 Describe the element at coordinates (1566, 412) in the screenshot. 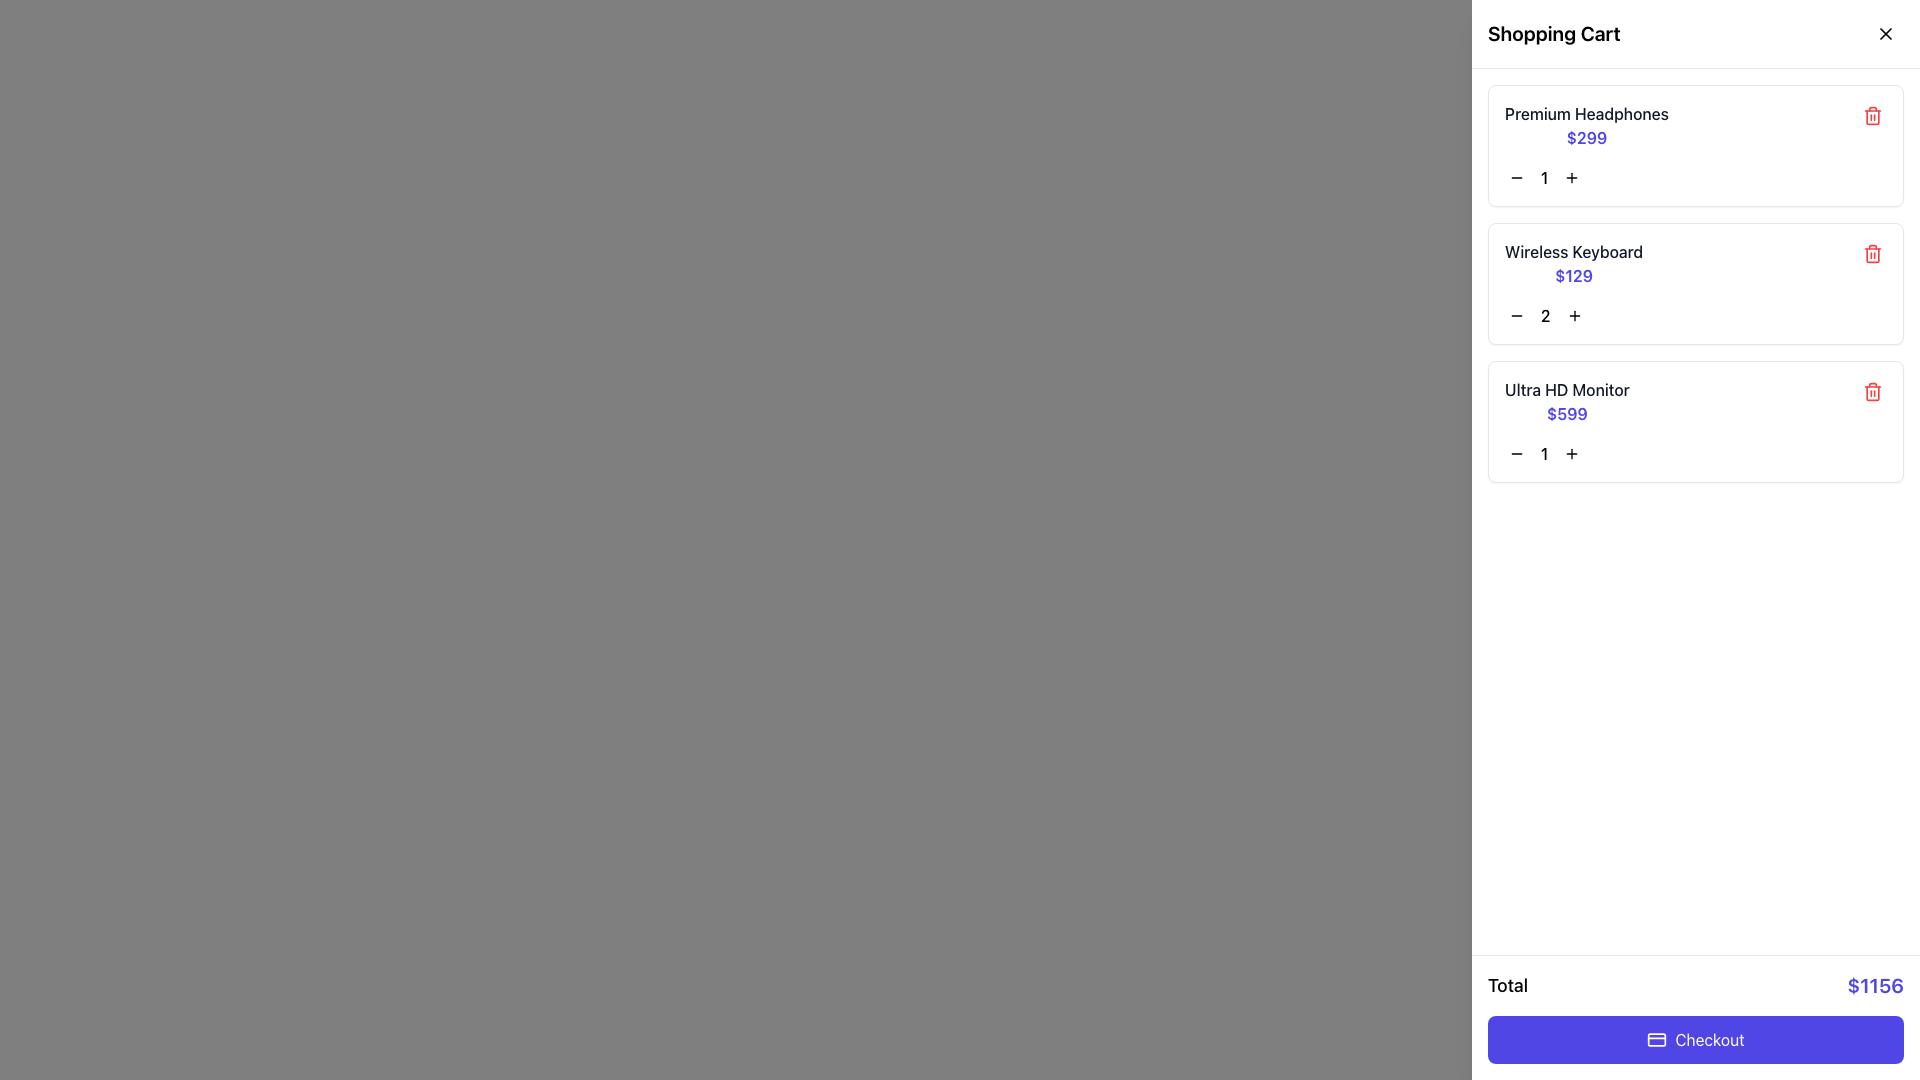

I see `the price label for the 'Ultra HD Monitor' displayed in the shopping cart, which is located beneath the 'Ultra HD Monitor' label and part of a columnar layout` at that location.